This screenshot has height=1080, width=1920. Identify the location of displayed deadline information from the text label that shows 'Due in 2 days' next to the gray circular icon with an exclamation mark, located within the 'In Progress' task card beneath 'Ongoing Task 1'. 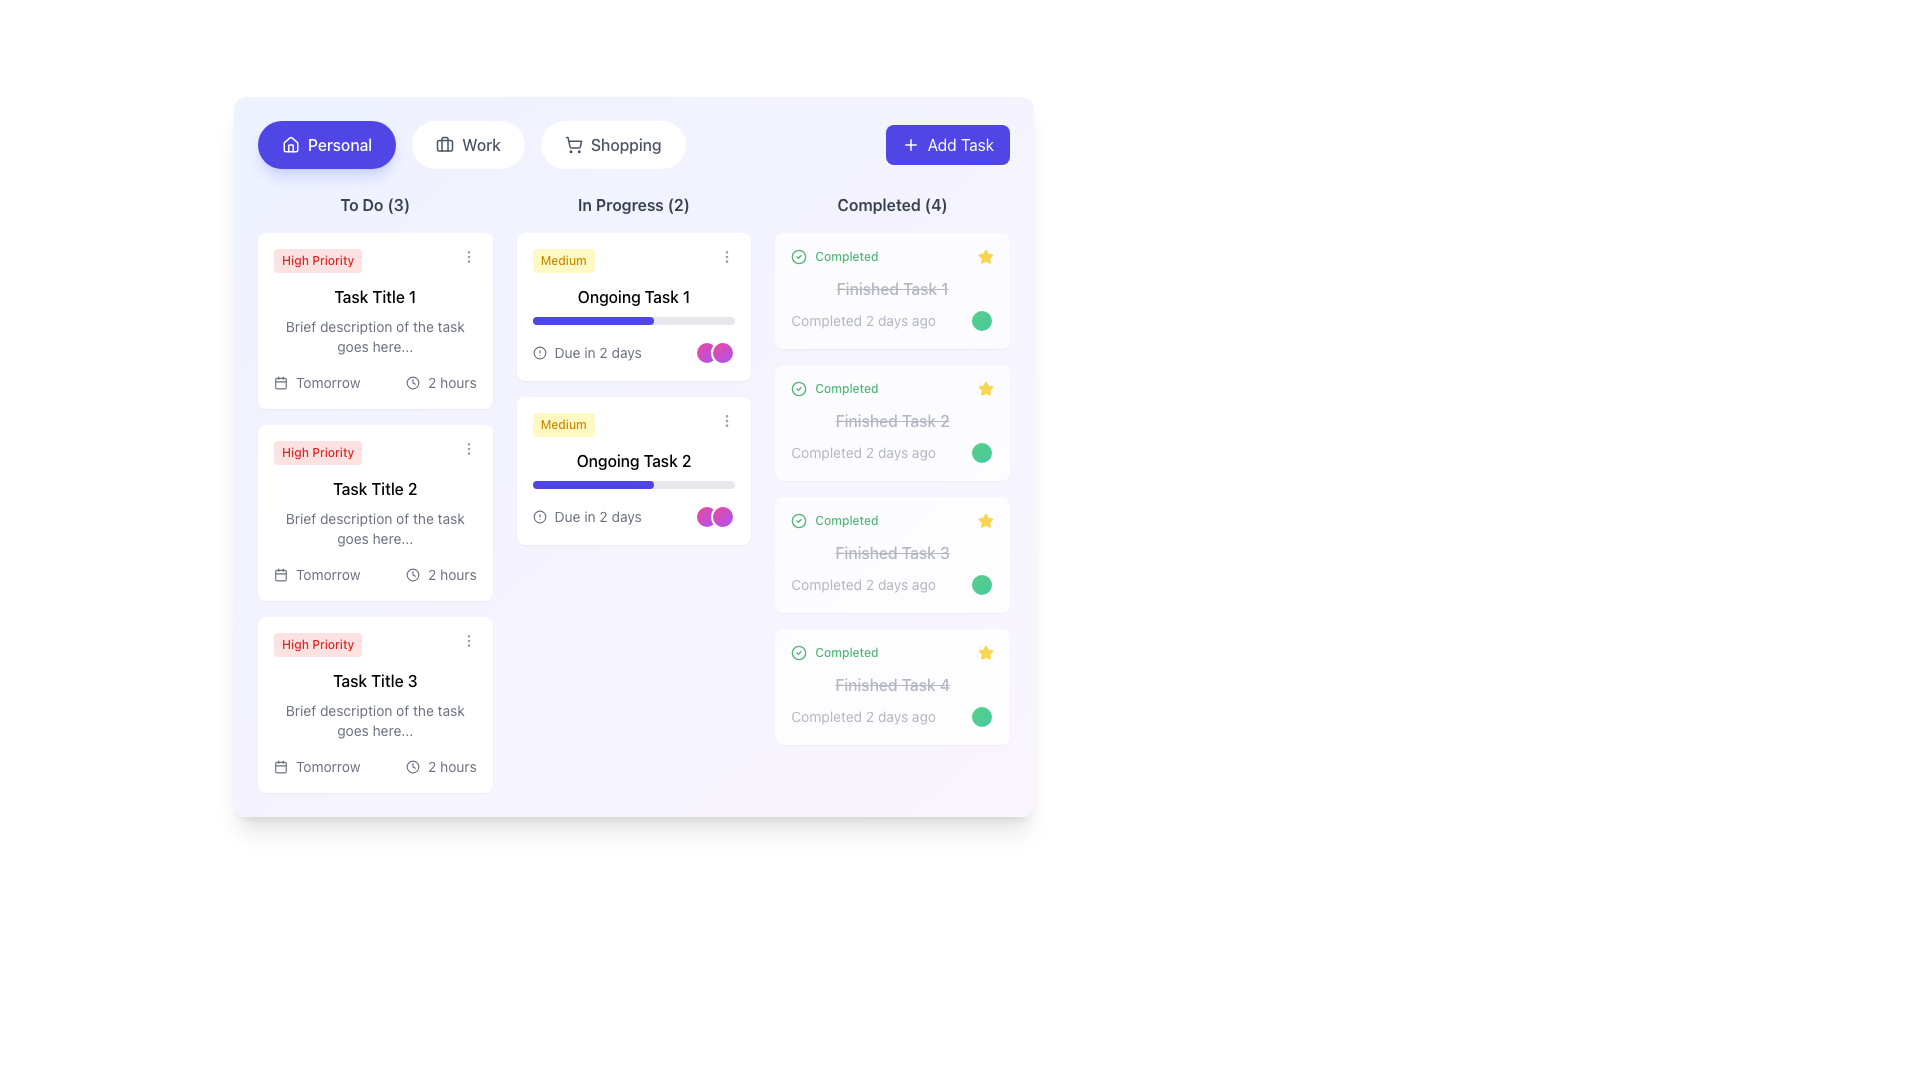
(586, 352).